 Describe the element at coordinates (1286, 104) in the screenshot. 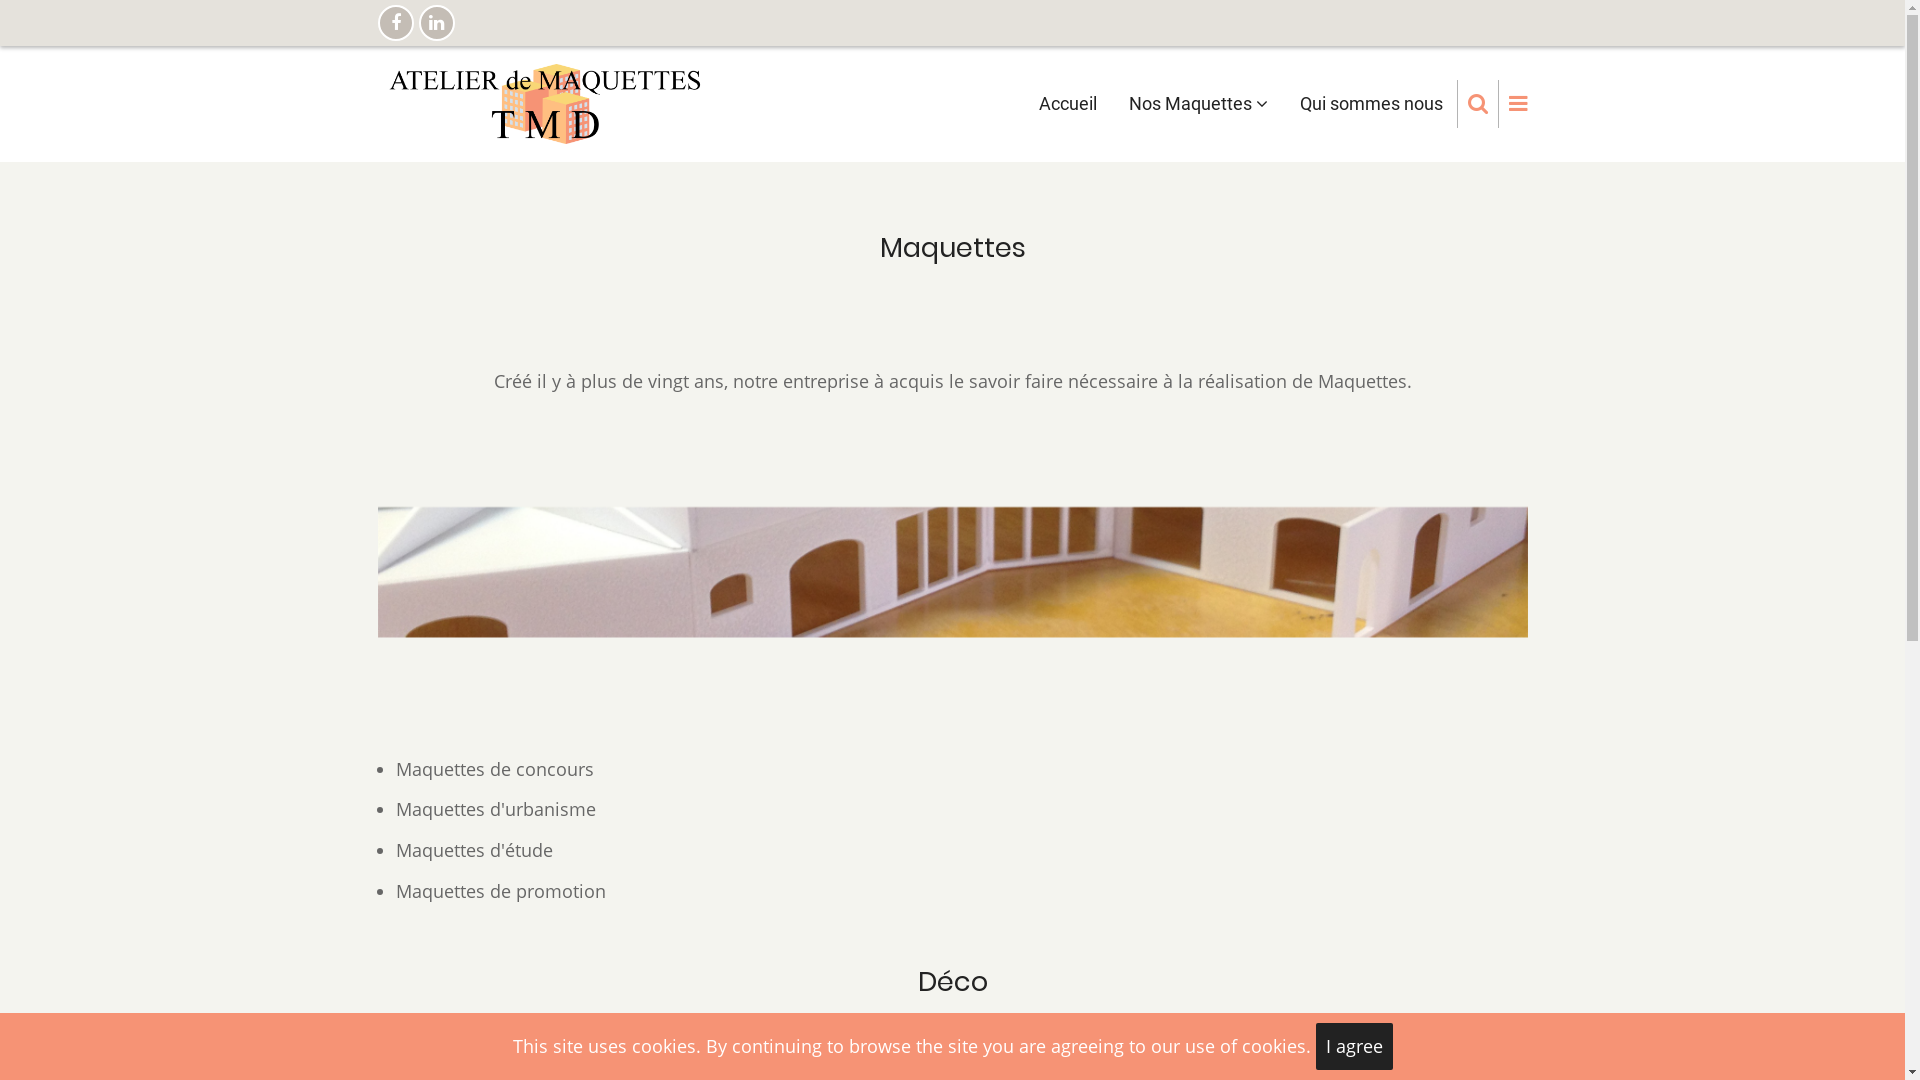

I see `'Qui sommes nous'` at that location.